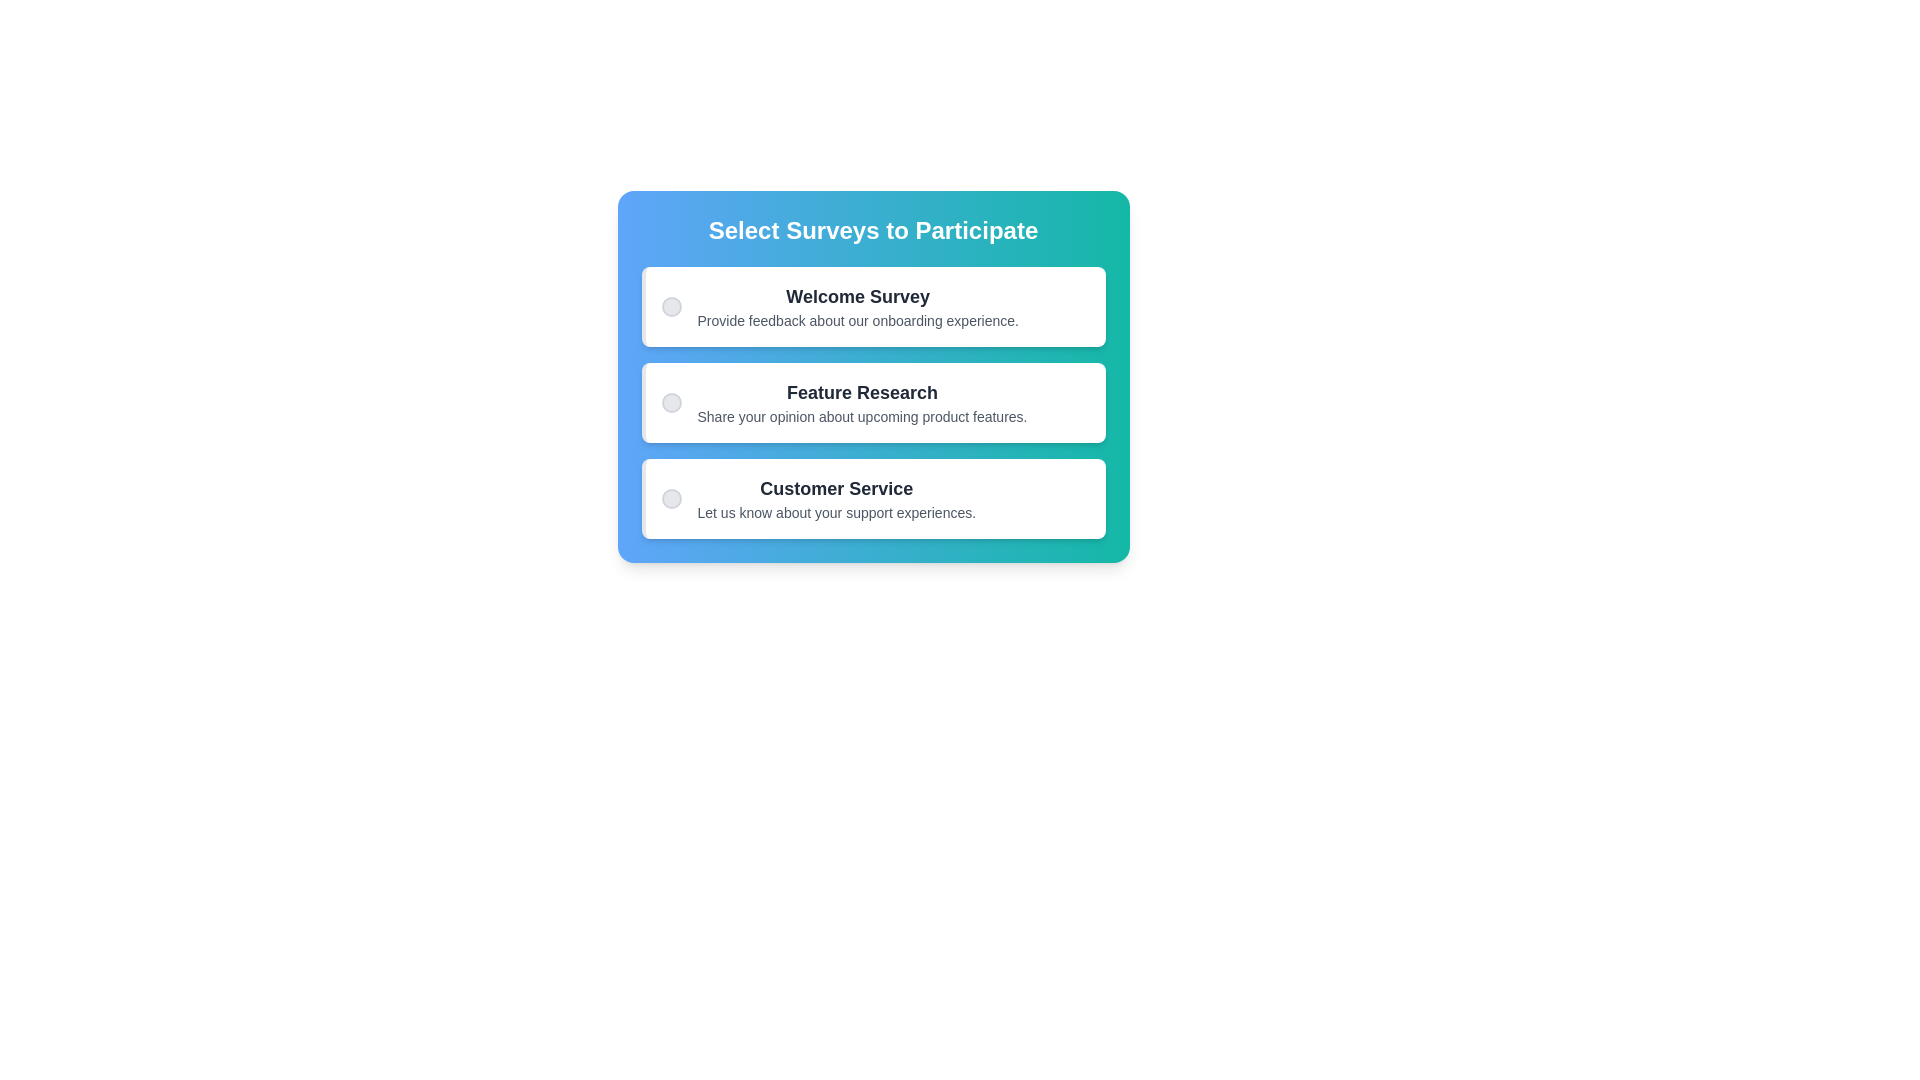 The width and height of the screenshot is (1920, 1080). What do you see at coordinates (840, 307) in the screenshot?
I see `the 'Welcome Survey' text` at bounding box center [840, 307].